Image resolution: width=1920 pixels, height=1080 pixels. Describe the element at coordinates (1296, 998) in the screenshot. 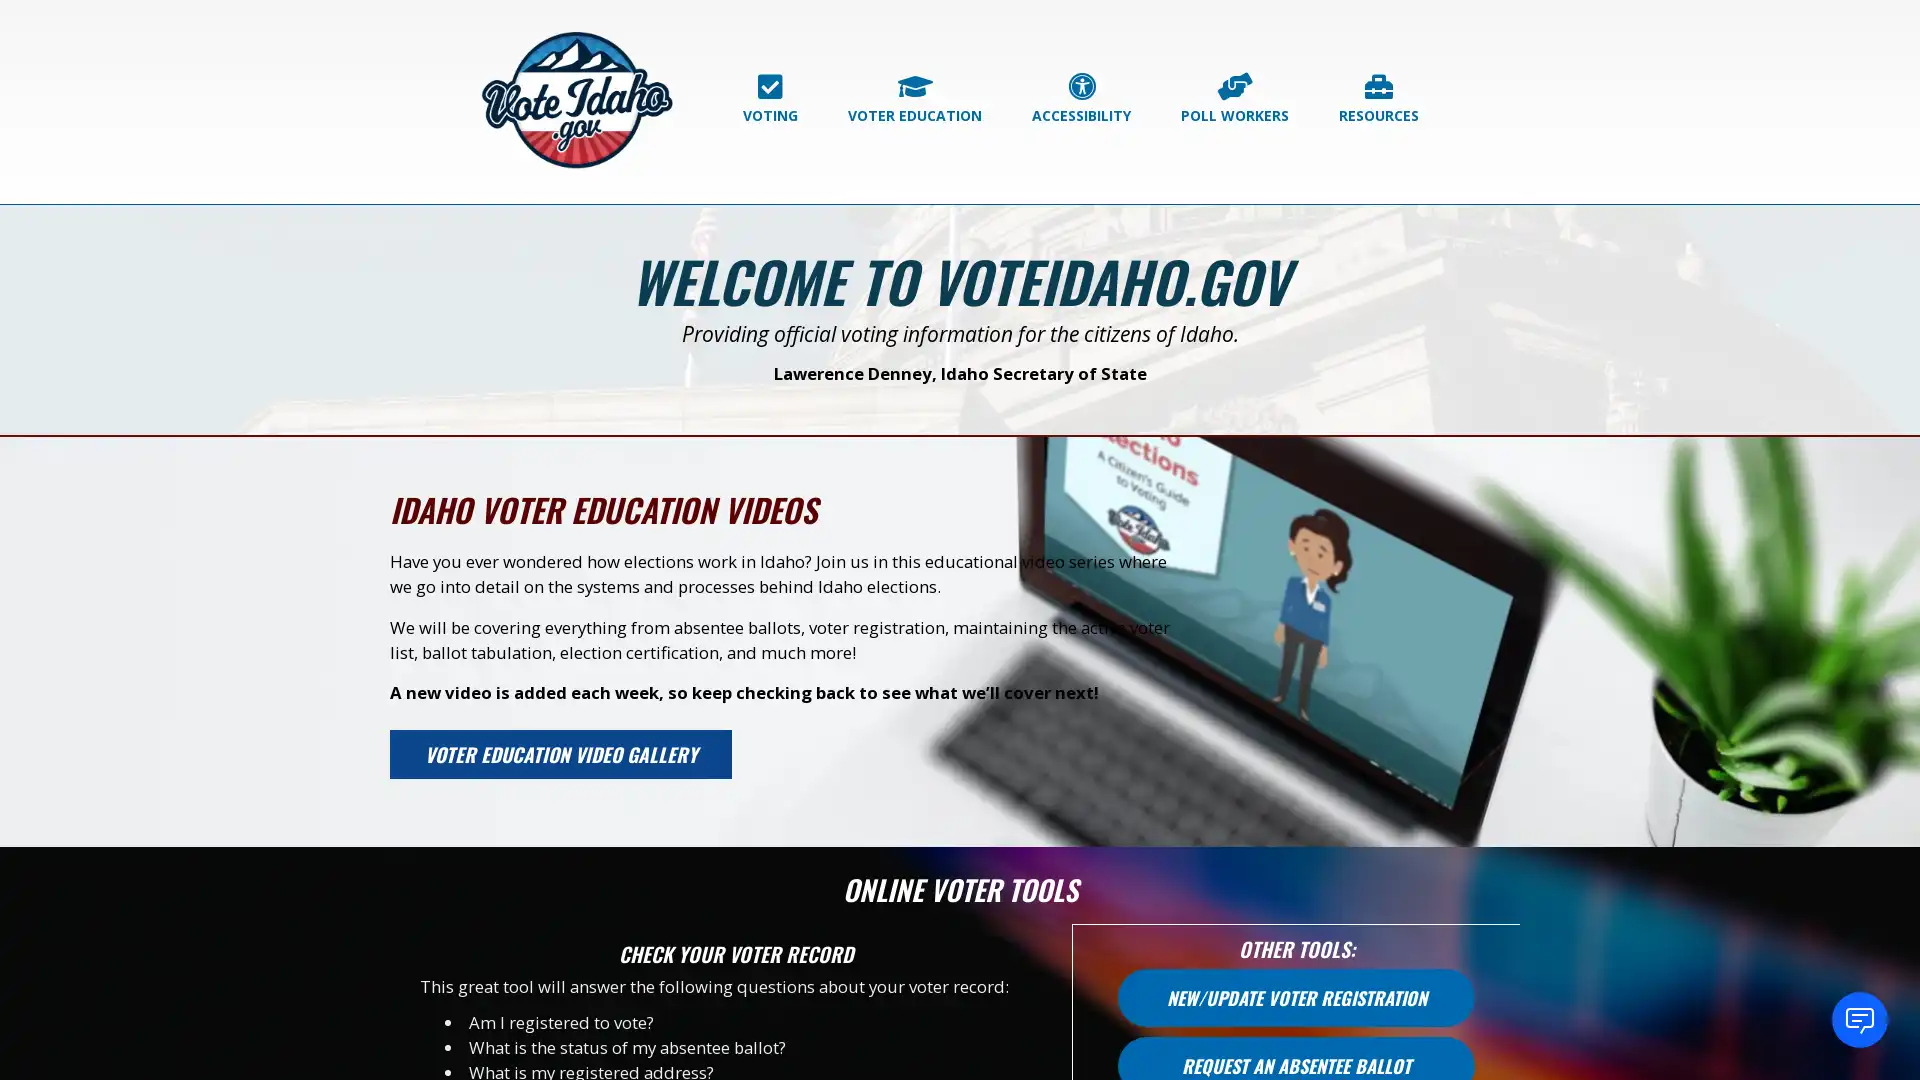

I see `NEW/UPDATE VOTER REGISTRATION` at that location.